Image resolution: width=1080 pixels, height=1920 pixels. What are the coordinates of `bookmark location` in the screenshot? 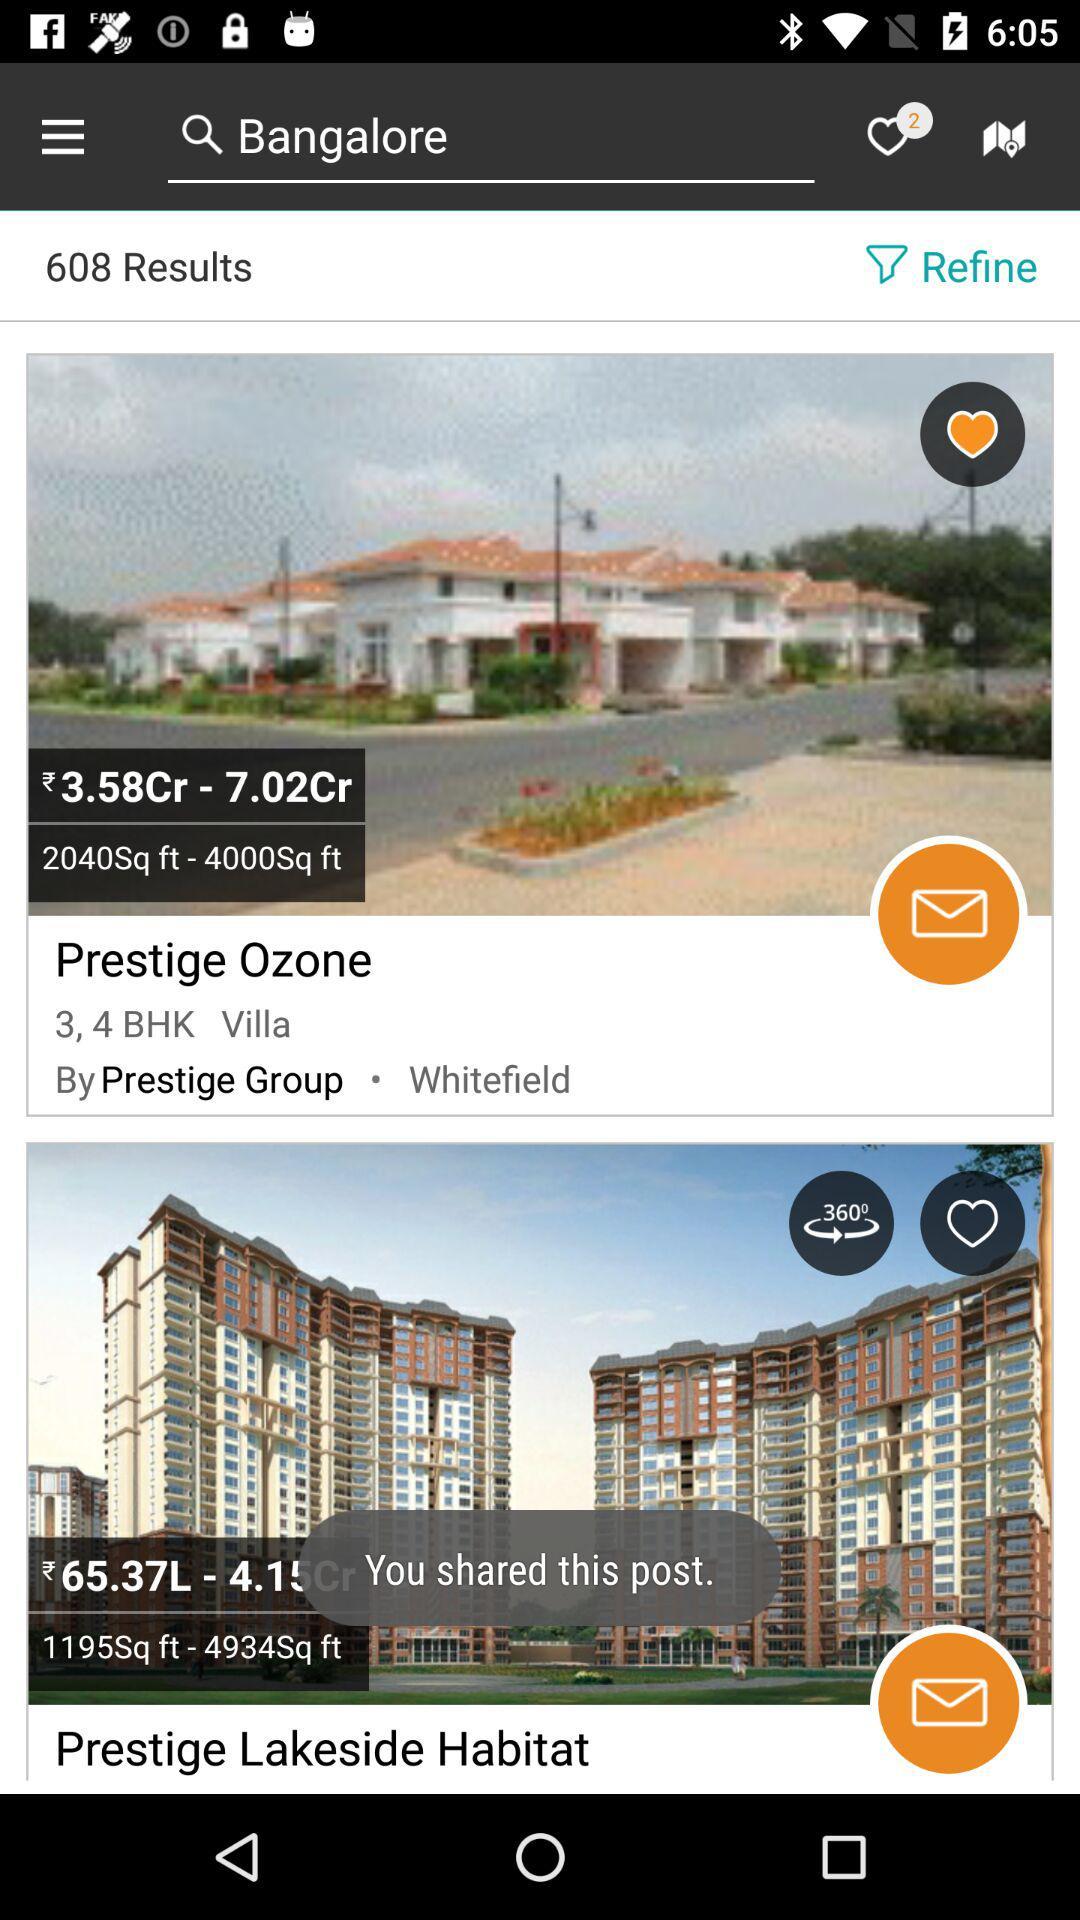 It's located at (971, 433).